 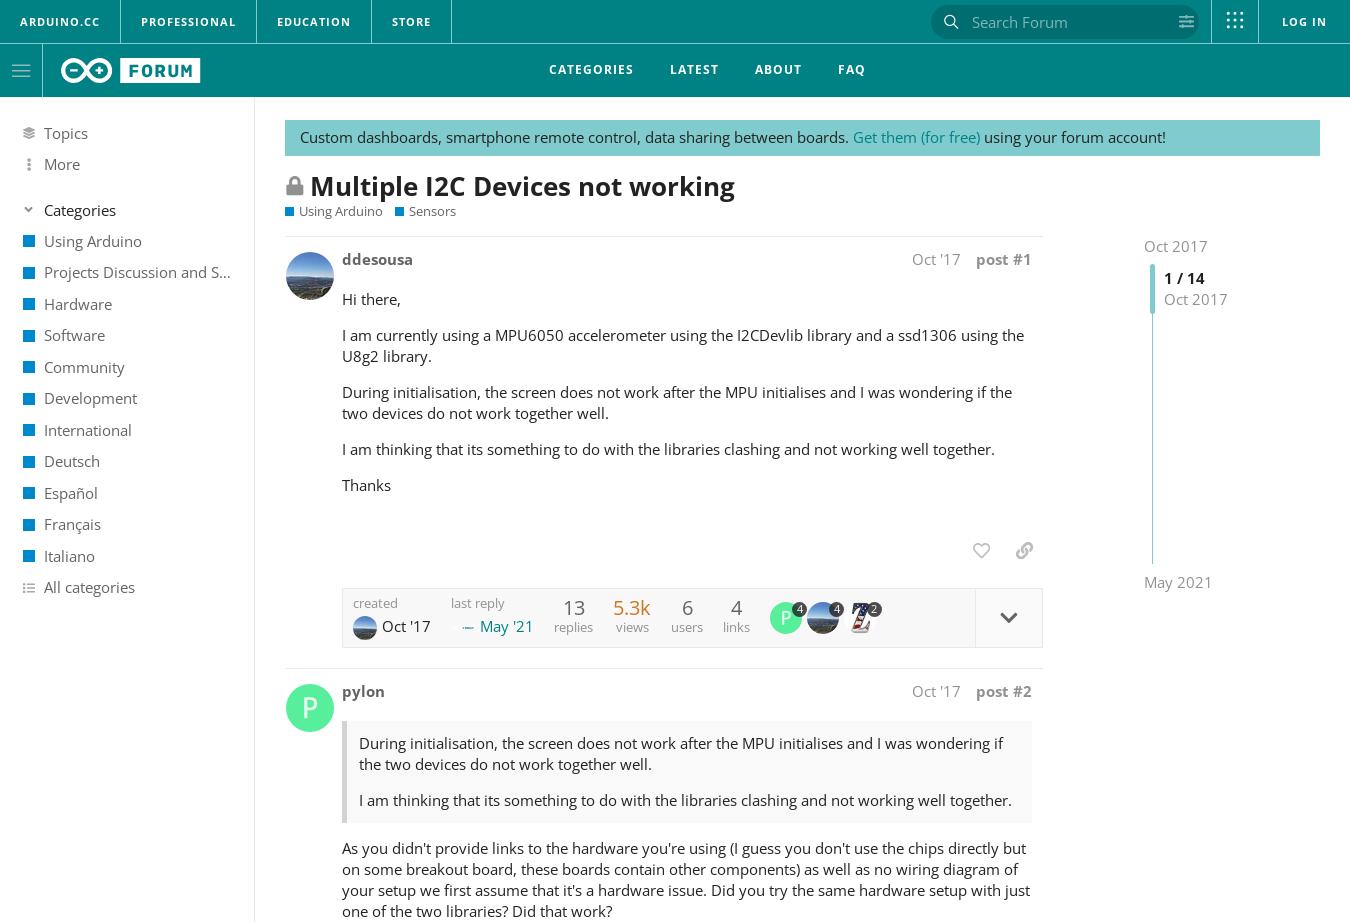 What do you see at coordinates (363, 690) in the screenshot?
I see `'pylon'` at bounding box center [363, 690].